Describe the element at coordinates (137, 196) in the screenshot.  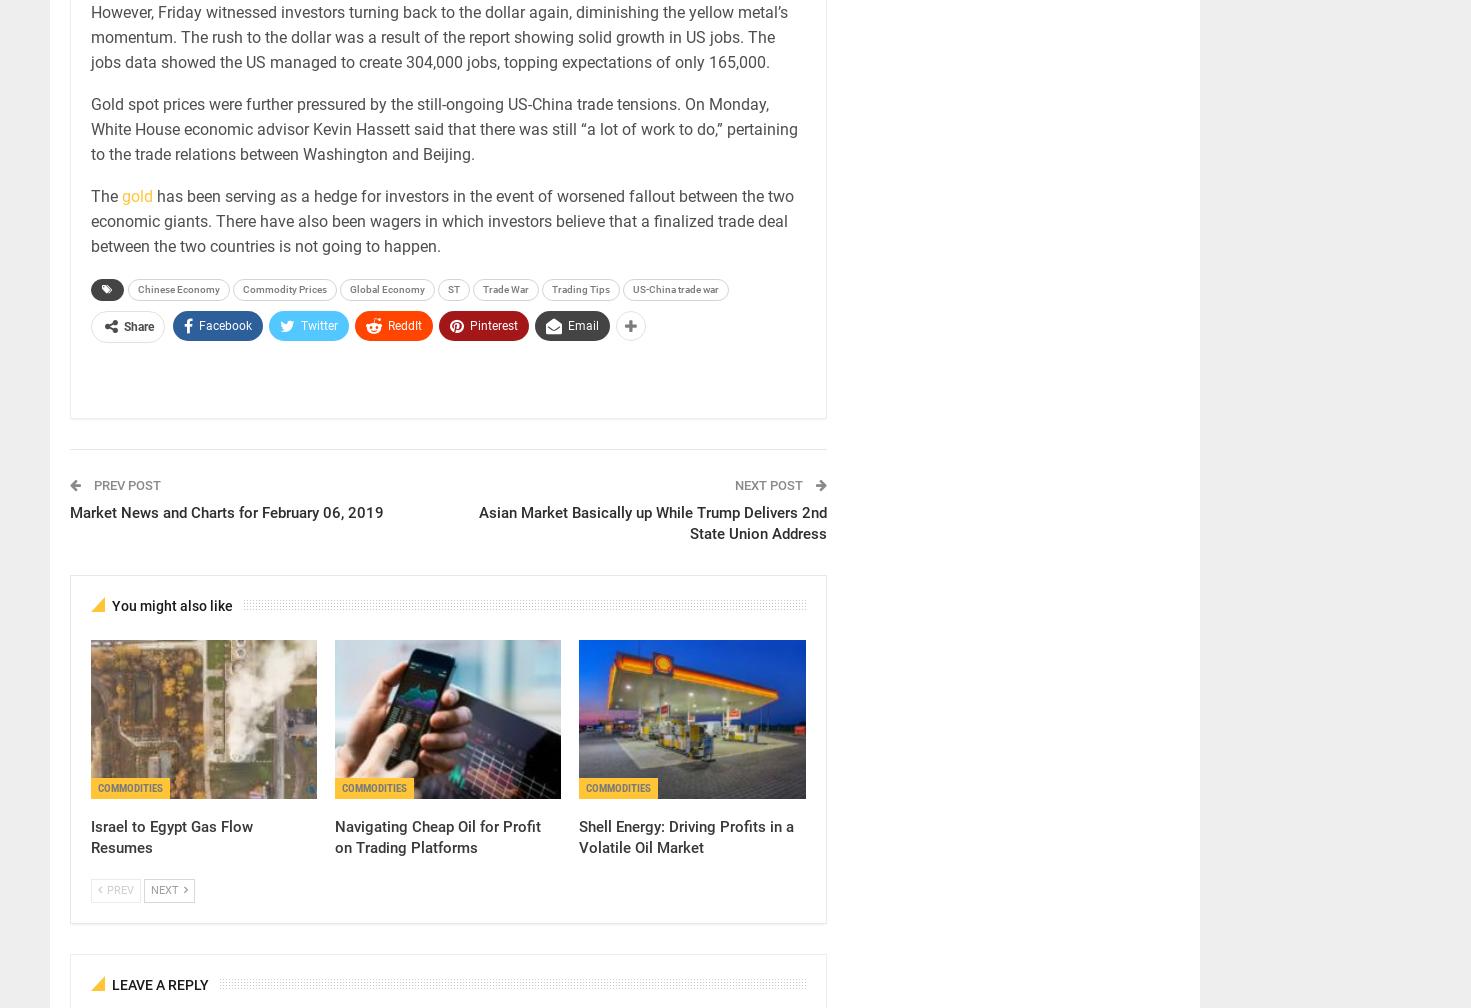
I see `'gold'` at that location.